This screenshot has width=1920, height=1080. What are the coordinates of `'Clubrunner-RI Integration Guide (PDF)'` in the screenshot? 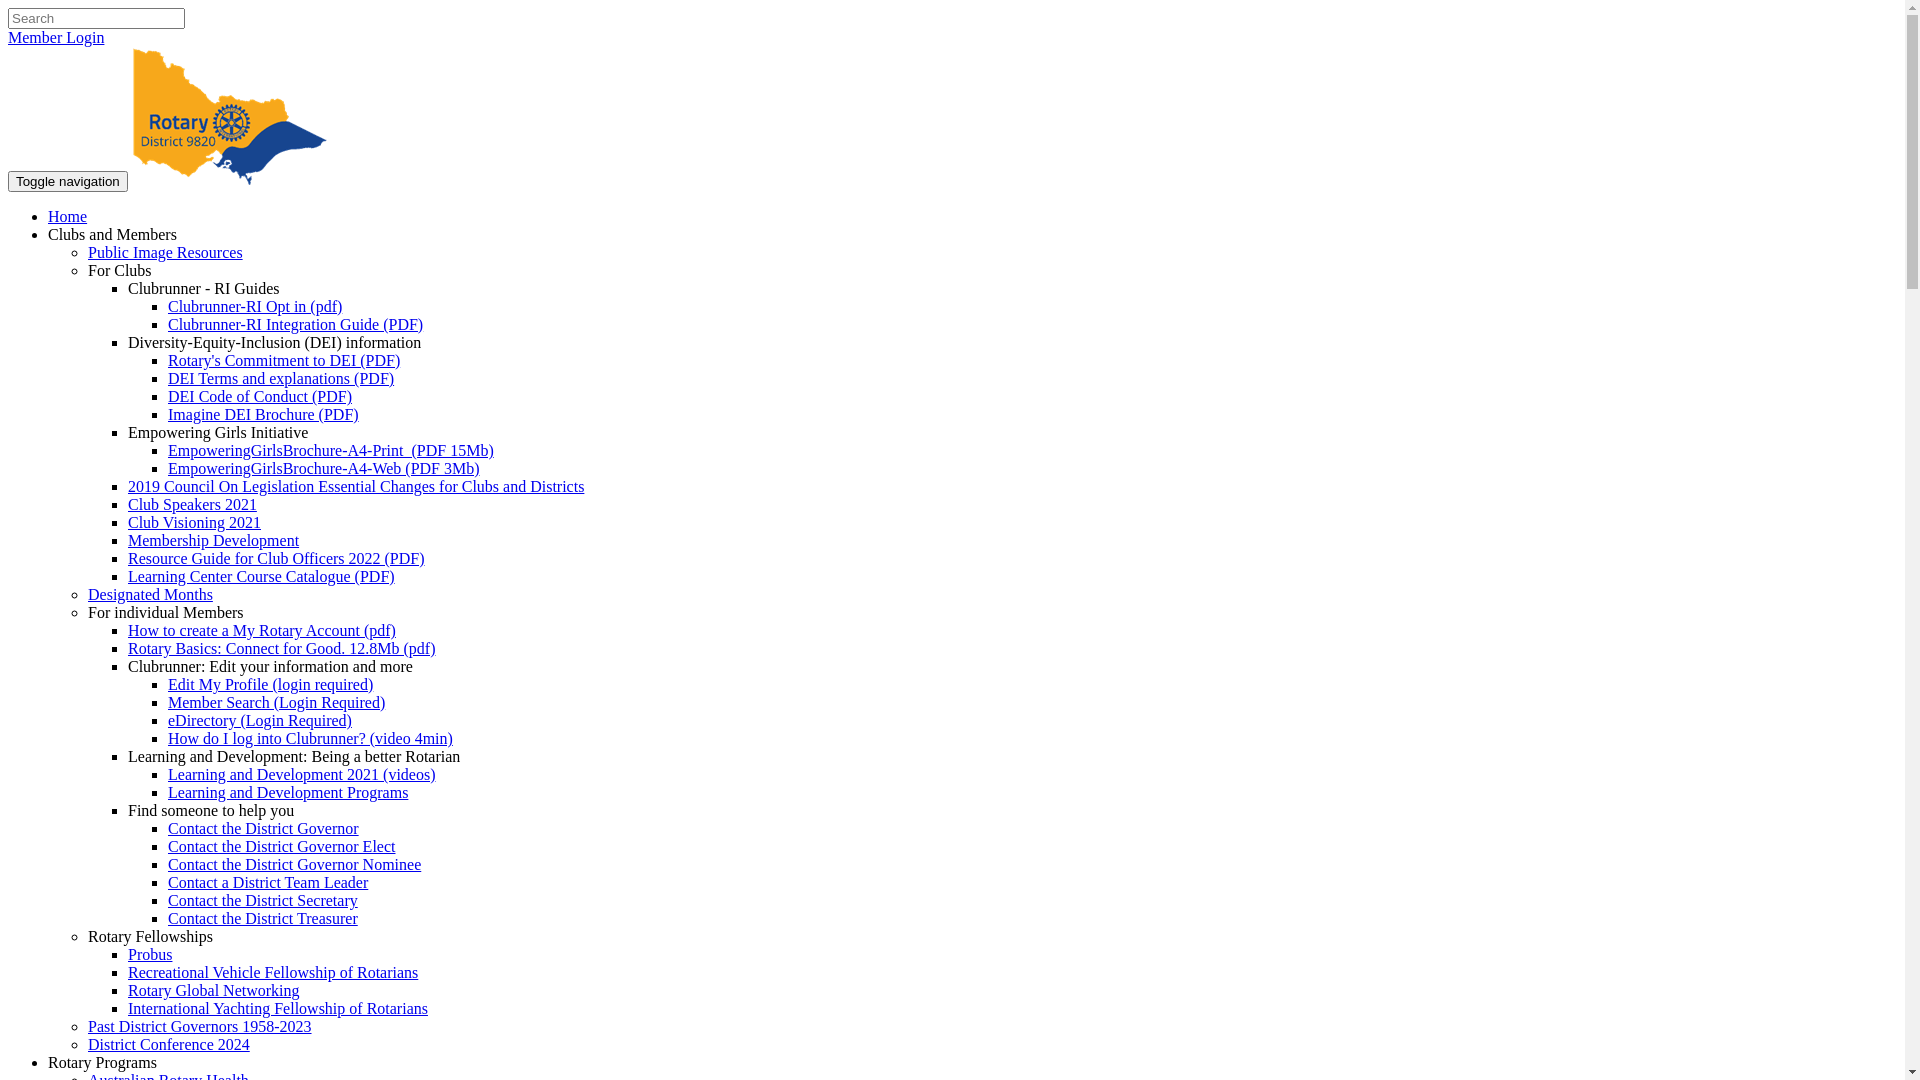 It's located at (294, 323).